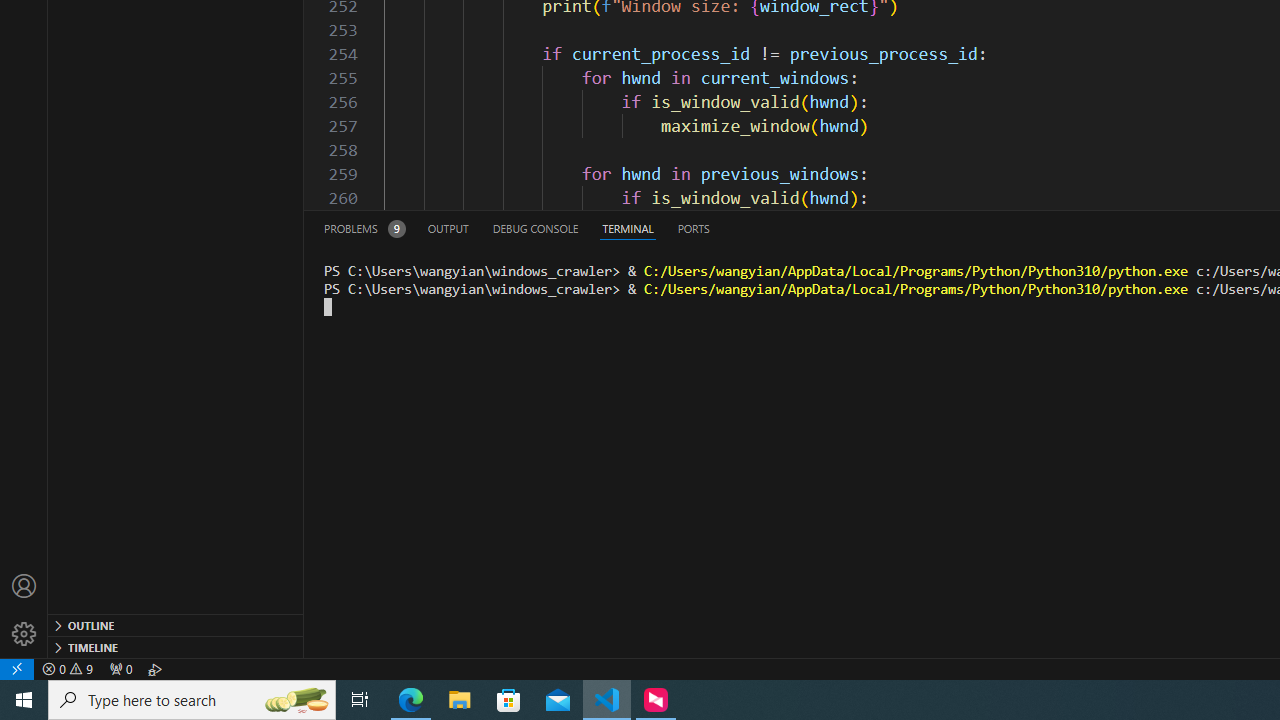  What do you see at coordinates (535, 227) in the screenshot?
I see `'Debug Console (Ctrl+Shift+Y)'` at bounding box center [535, 227].